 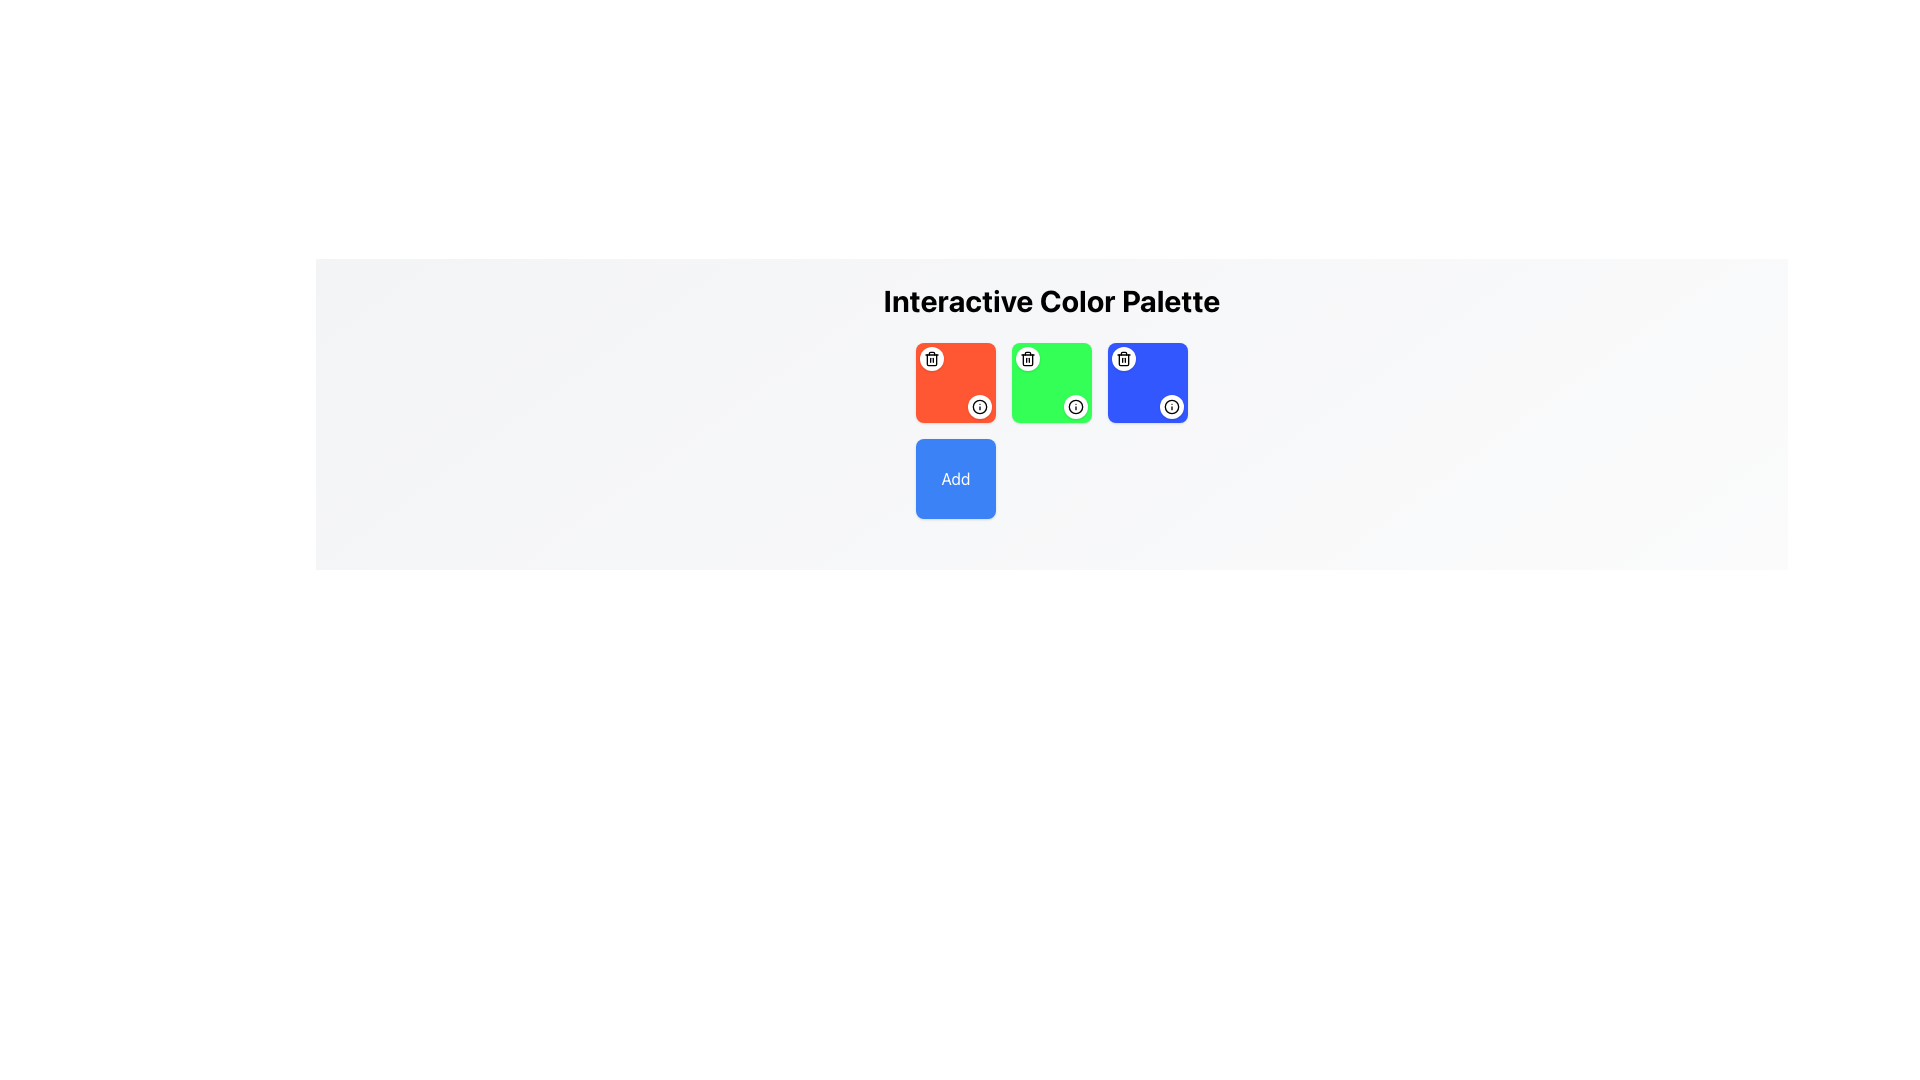 What do you see at coordinates (1123, 357) in the screenshot?
I see `the small circular delete button with a trash bin icon located at the top-left corner of the blue square in the third column of colored squares in the second row` at bounding box center [1123, 357].